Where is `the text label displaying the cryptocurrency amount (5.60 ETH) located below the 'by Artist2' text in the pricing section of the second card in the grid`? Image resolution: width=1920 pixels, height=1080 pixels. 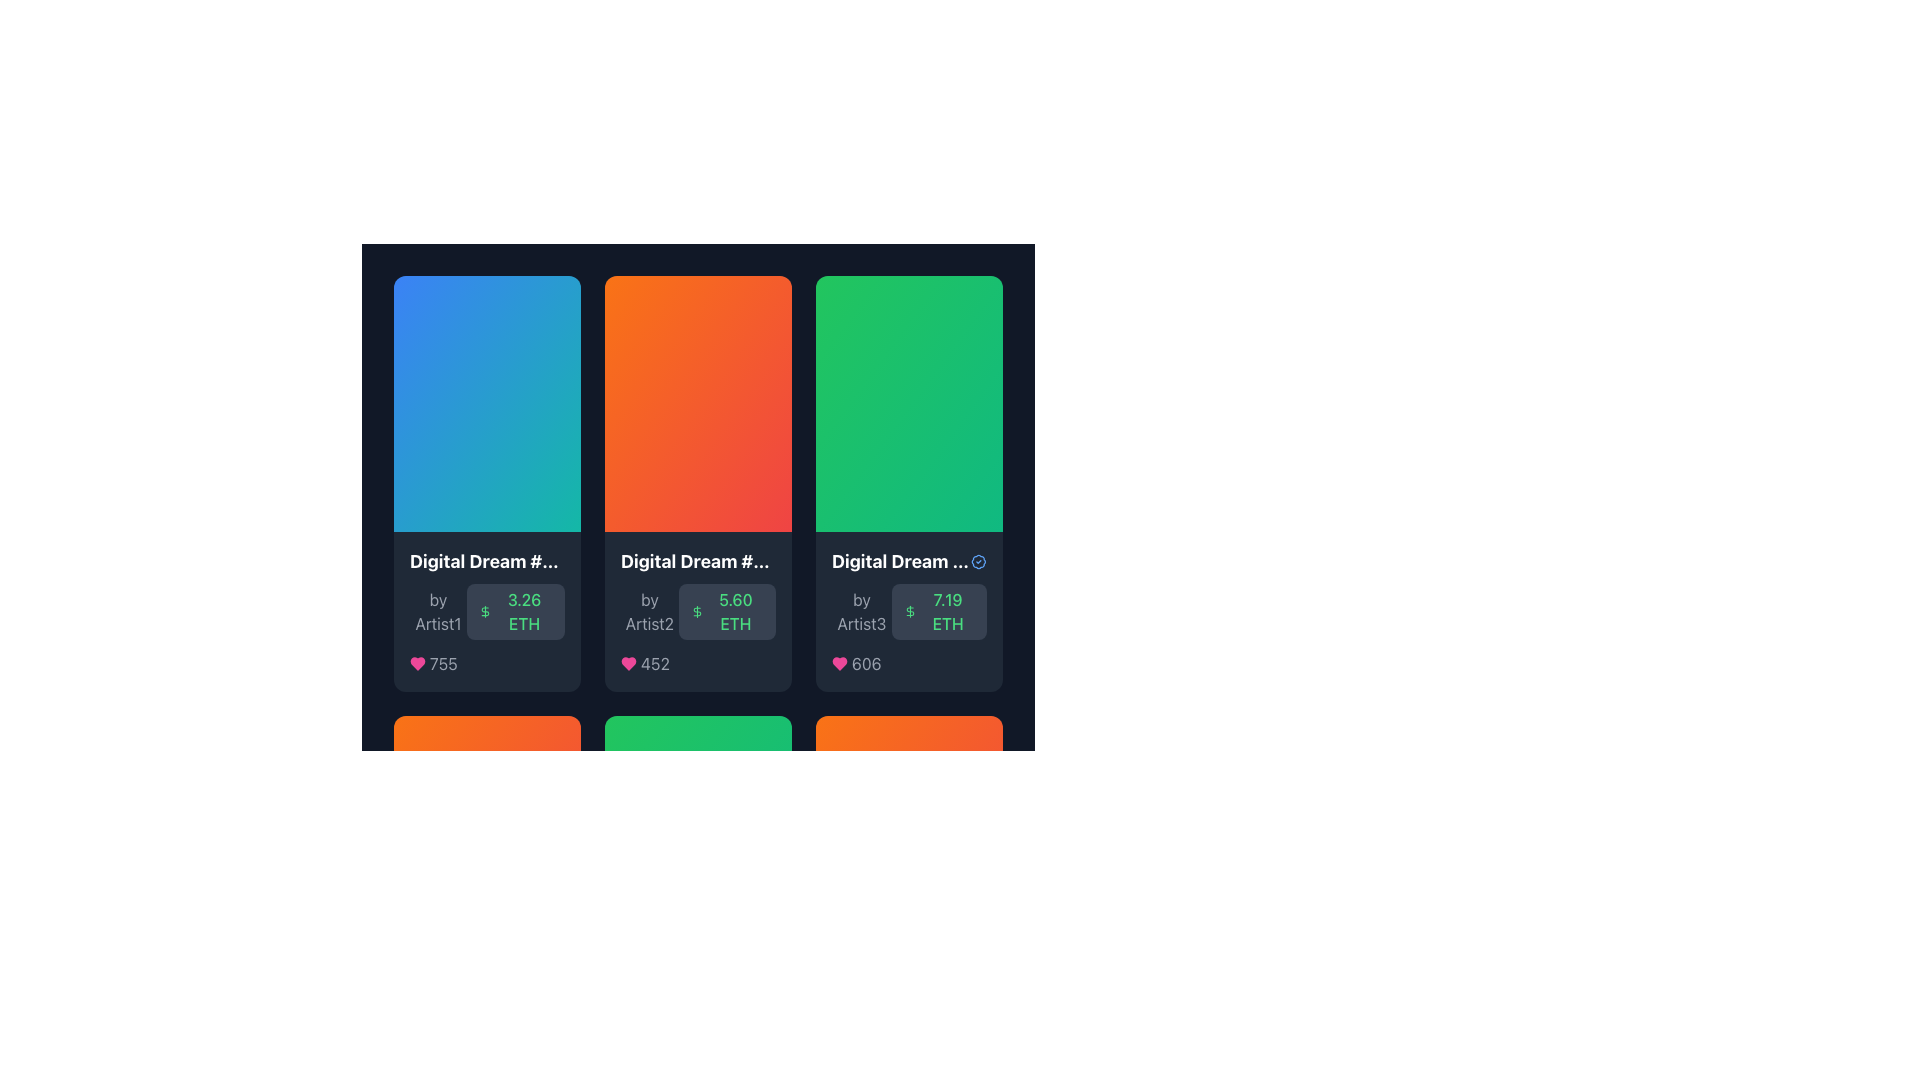 the text label displaying the cryptocurrency amount (5.60 ETH) located below the 'by Artist2' text in the pricing section of the second card in the grid is located at coordinates (726, 611).